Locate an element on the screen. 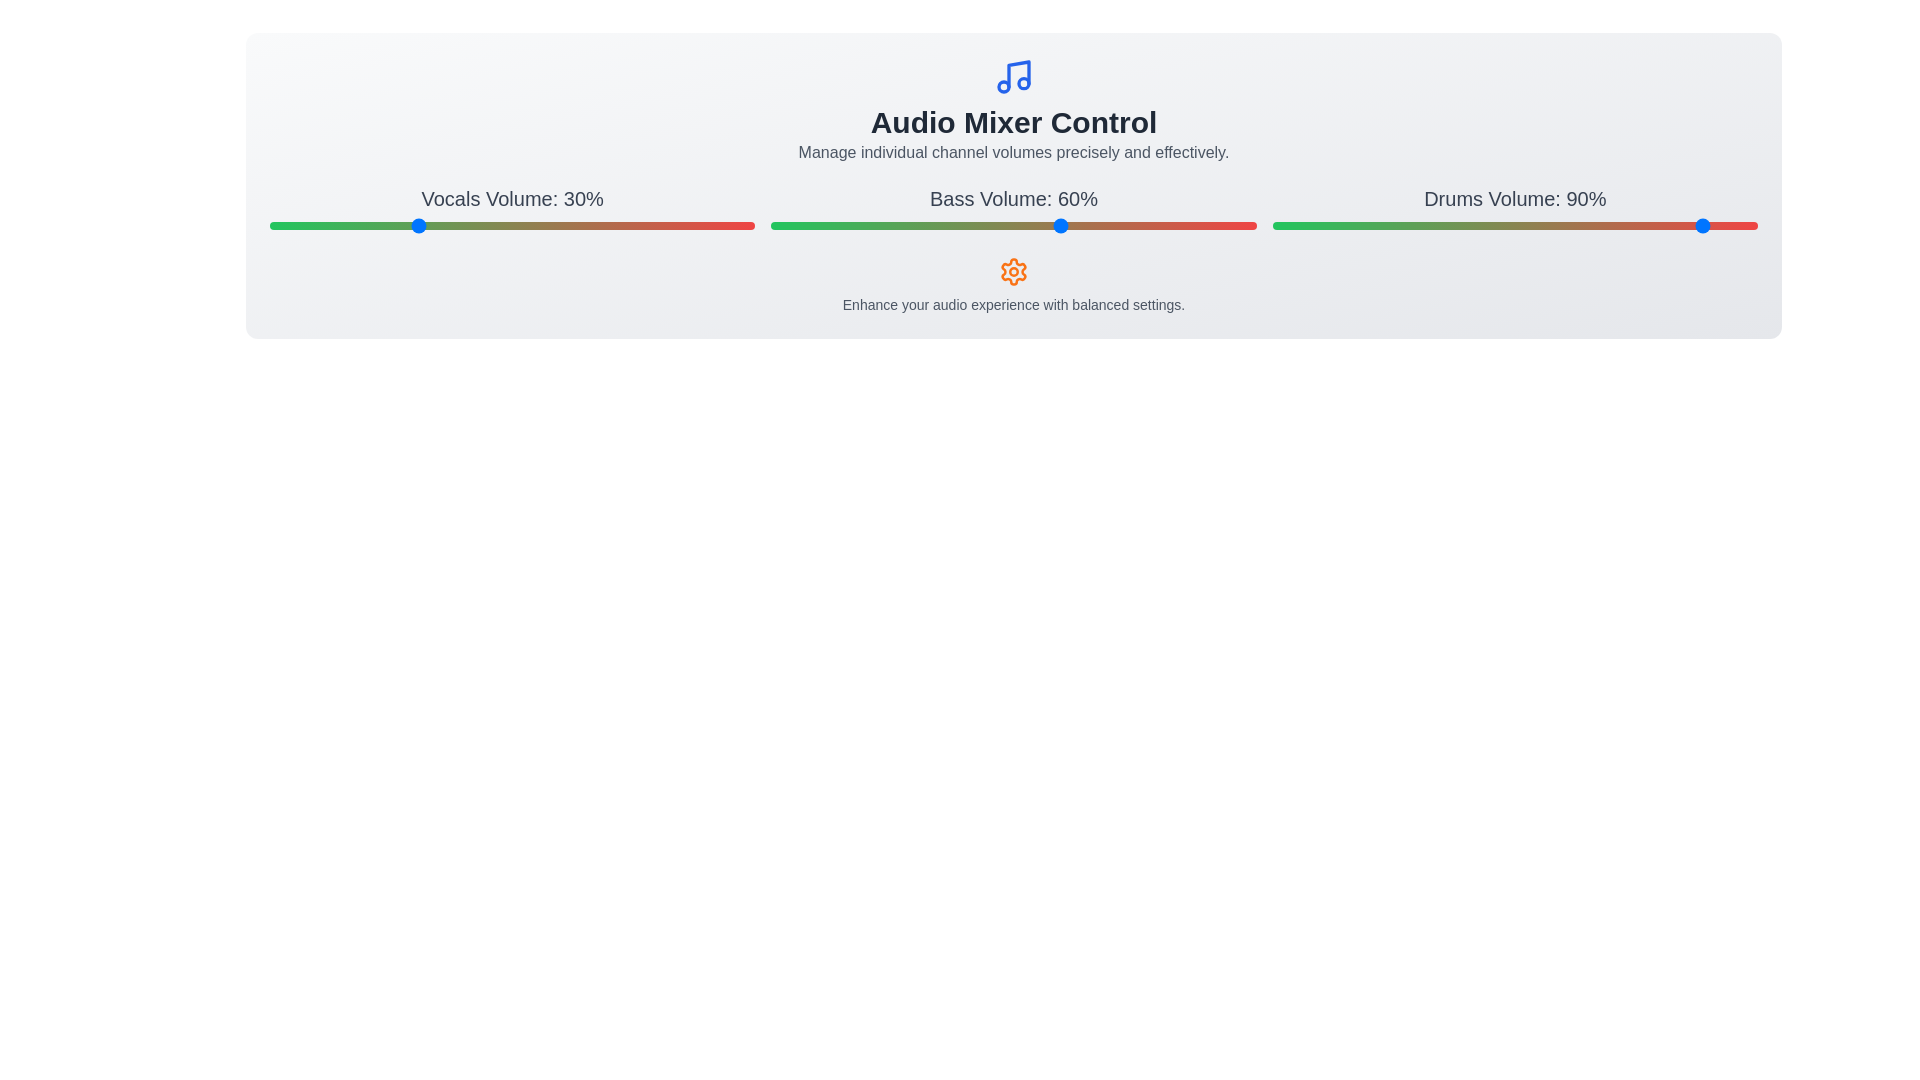 The image size is (1920, 1080). the settings icon to open the settings menu is located at coordinates (1013, 272).